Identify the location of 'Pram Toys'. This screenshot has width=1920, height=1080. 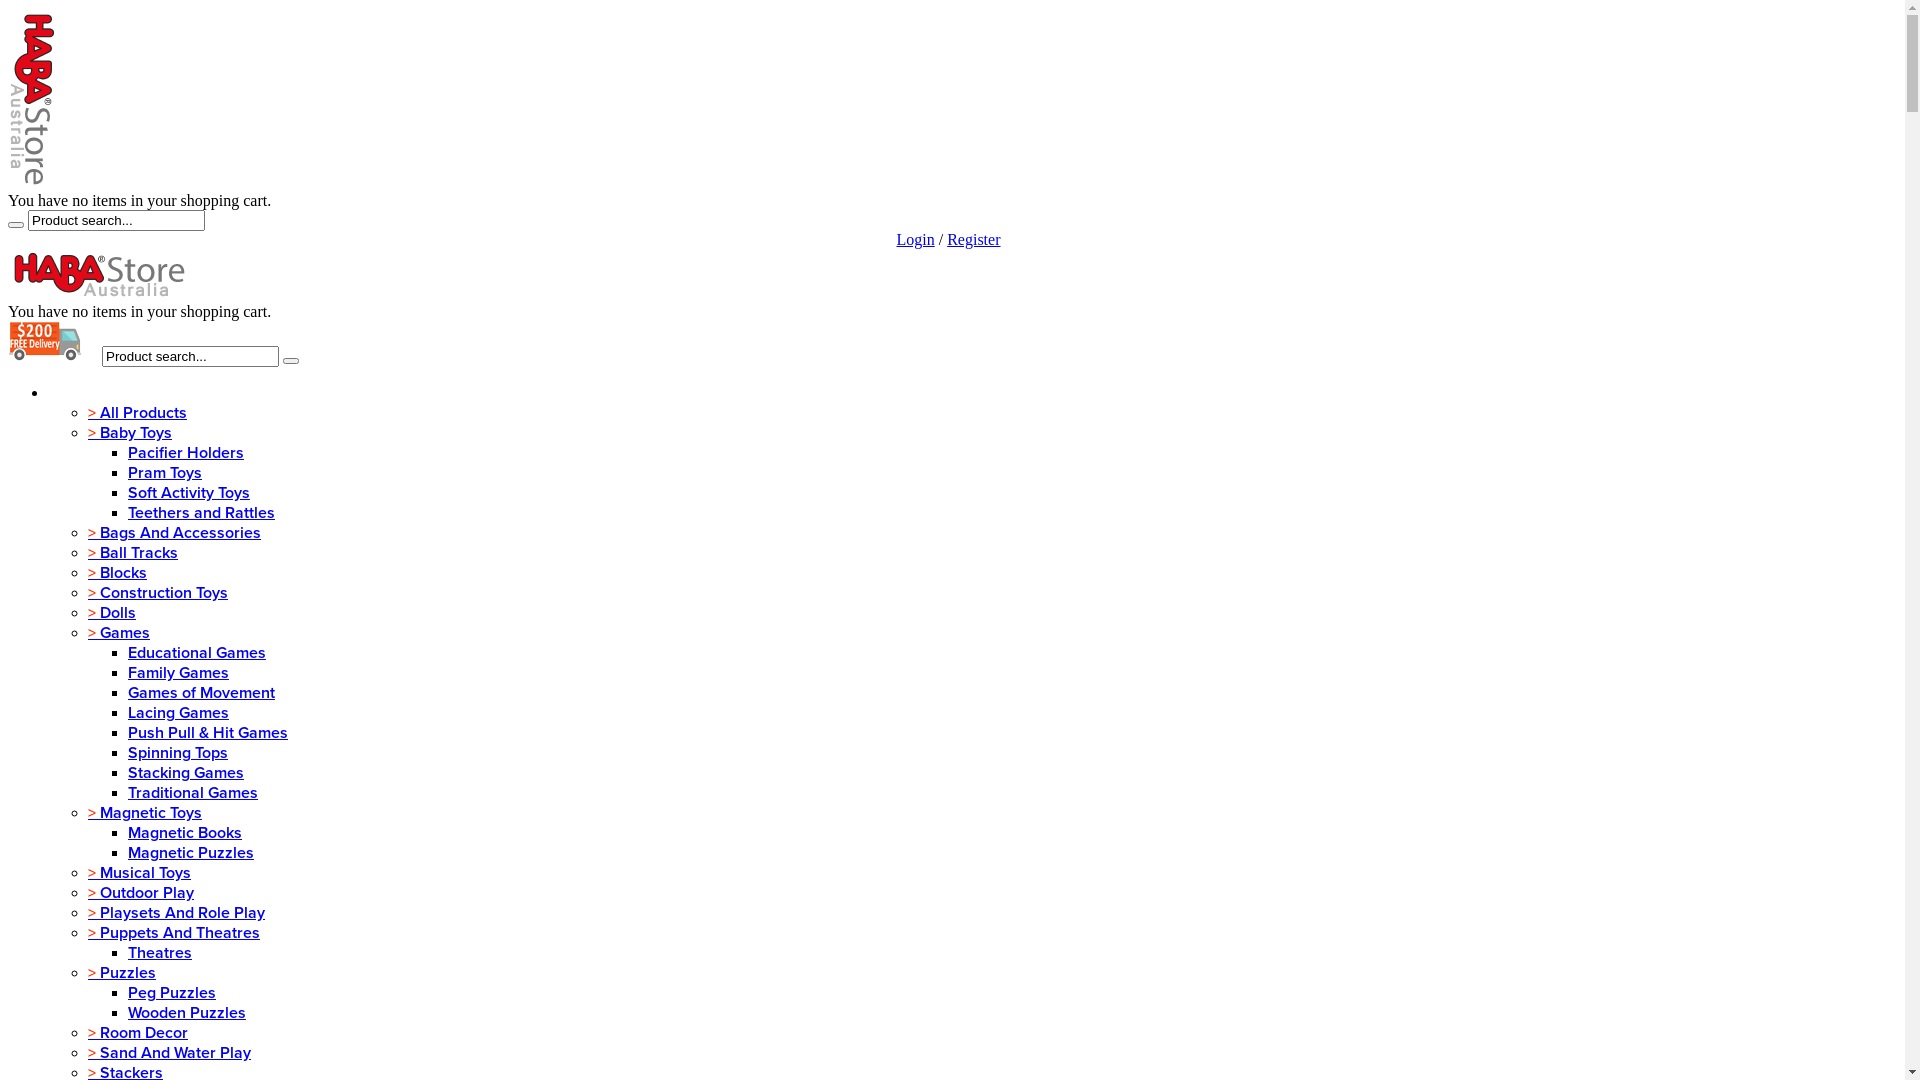
(164, 473).